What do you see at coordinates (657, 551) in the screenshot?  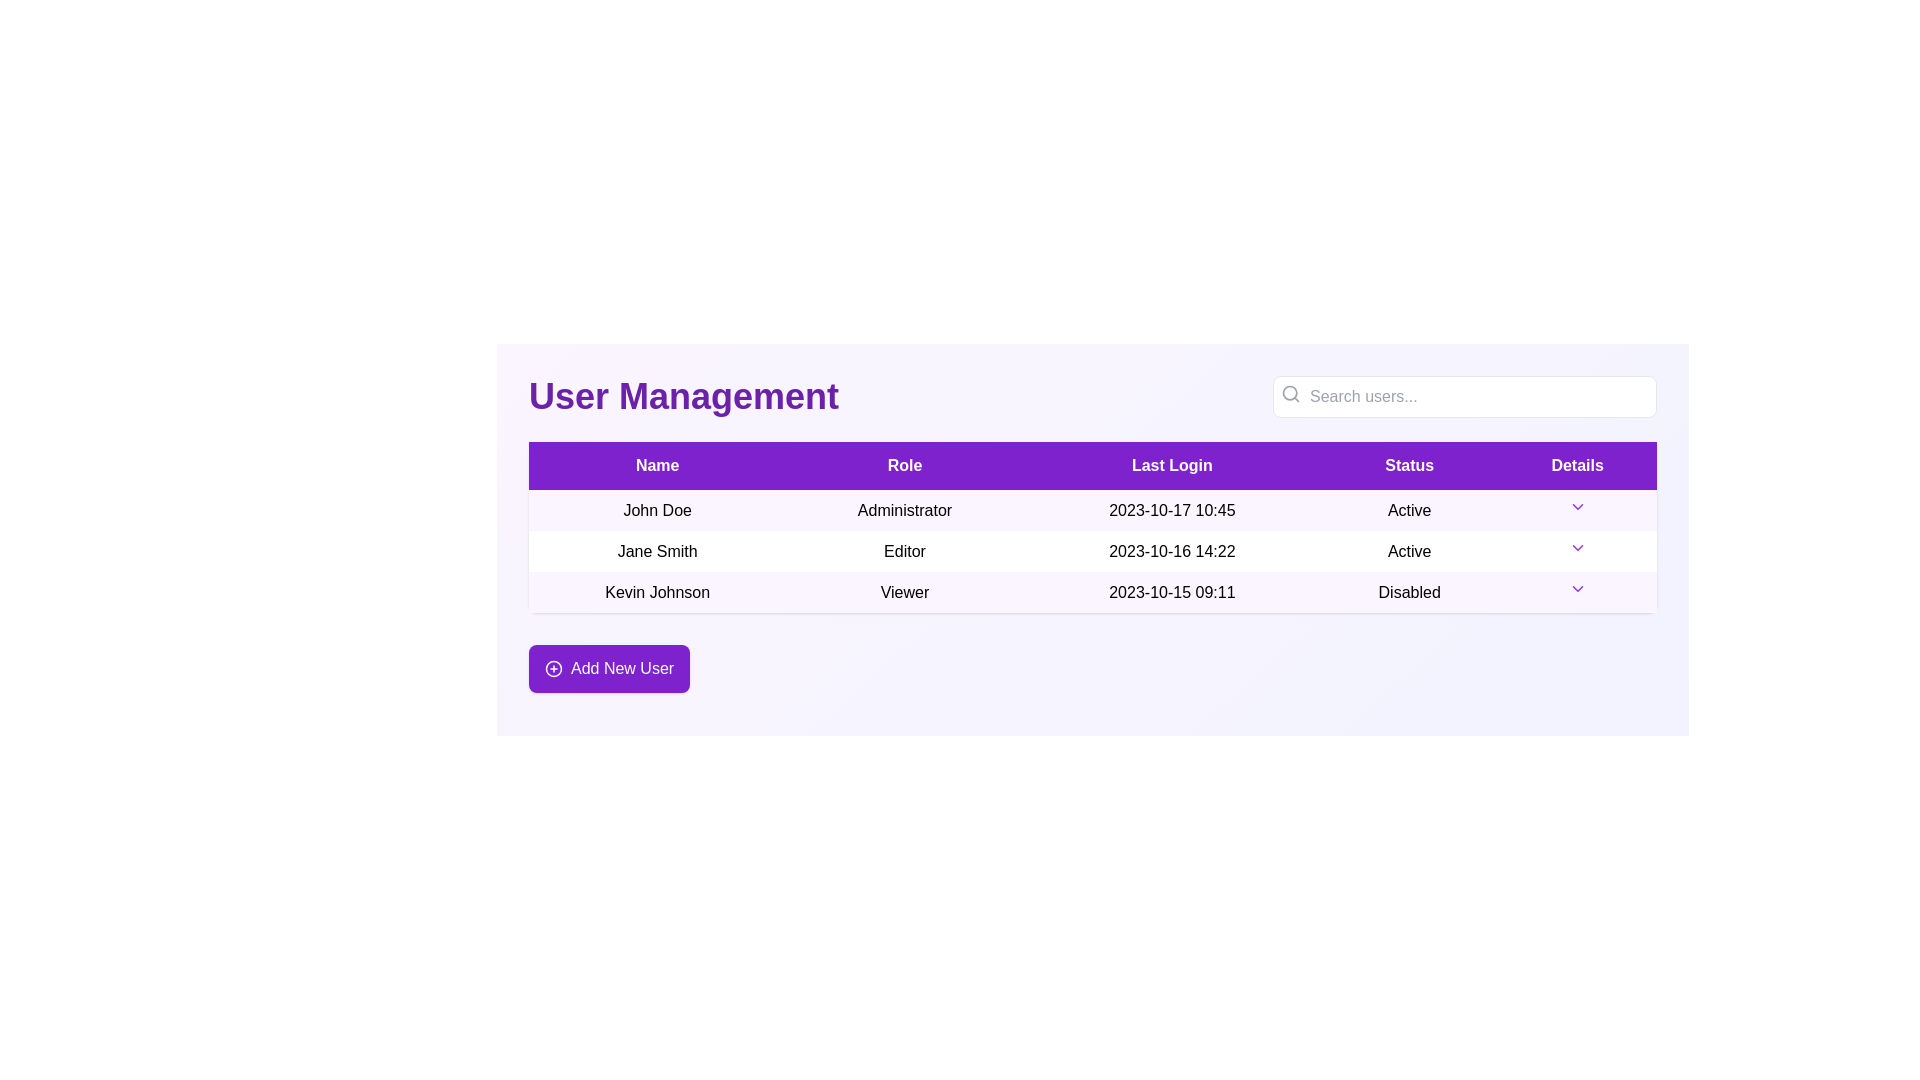 I see `the non-interactive text label displaying 'Jane Smith' in the user management table, located in the second row under the 'Name' column` at bounding box center [657, 551].